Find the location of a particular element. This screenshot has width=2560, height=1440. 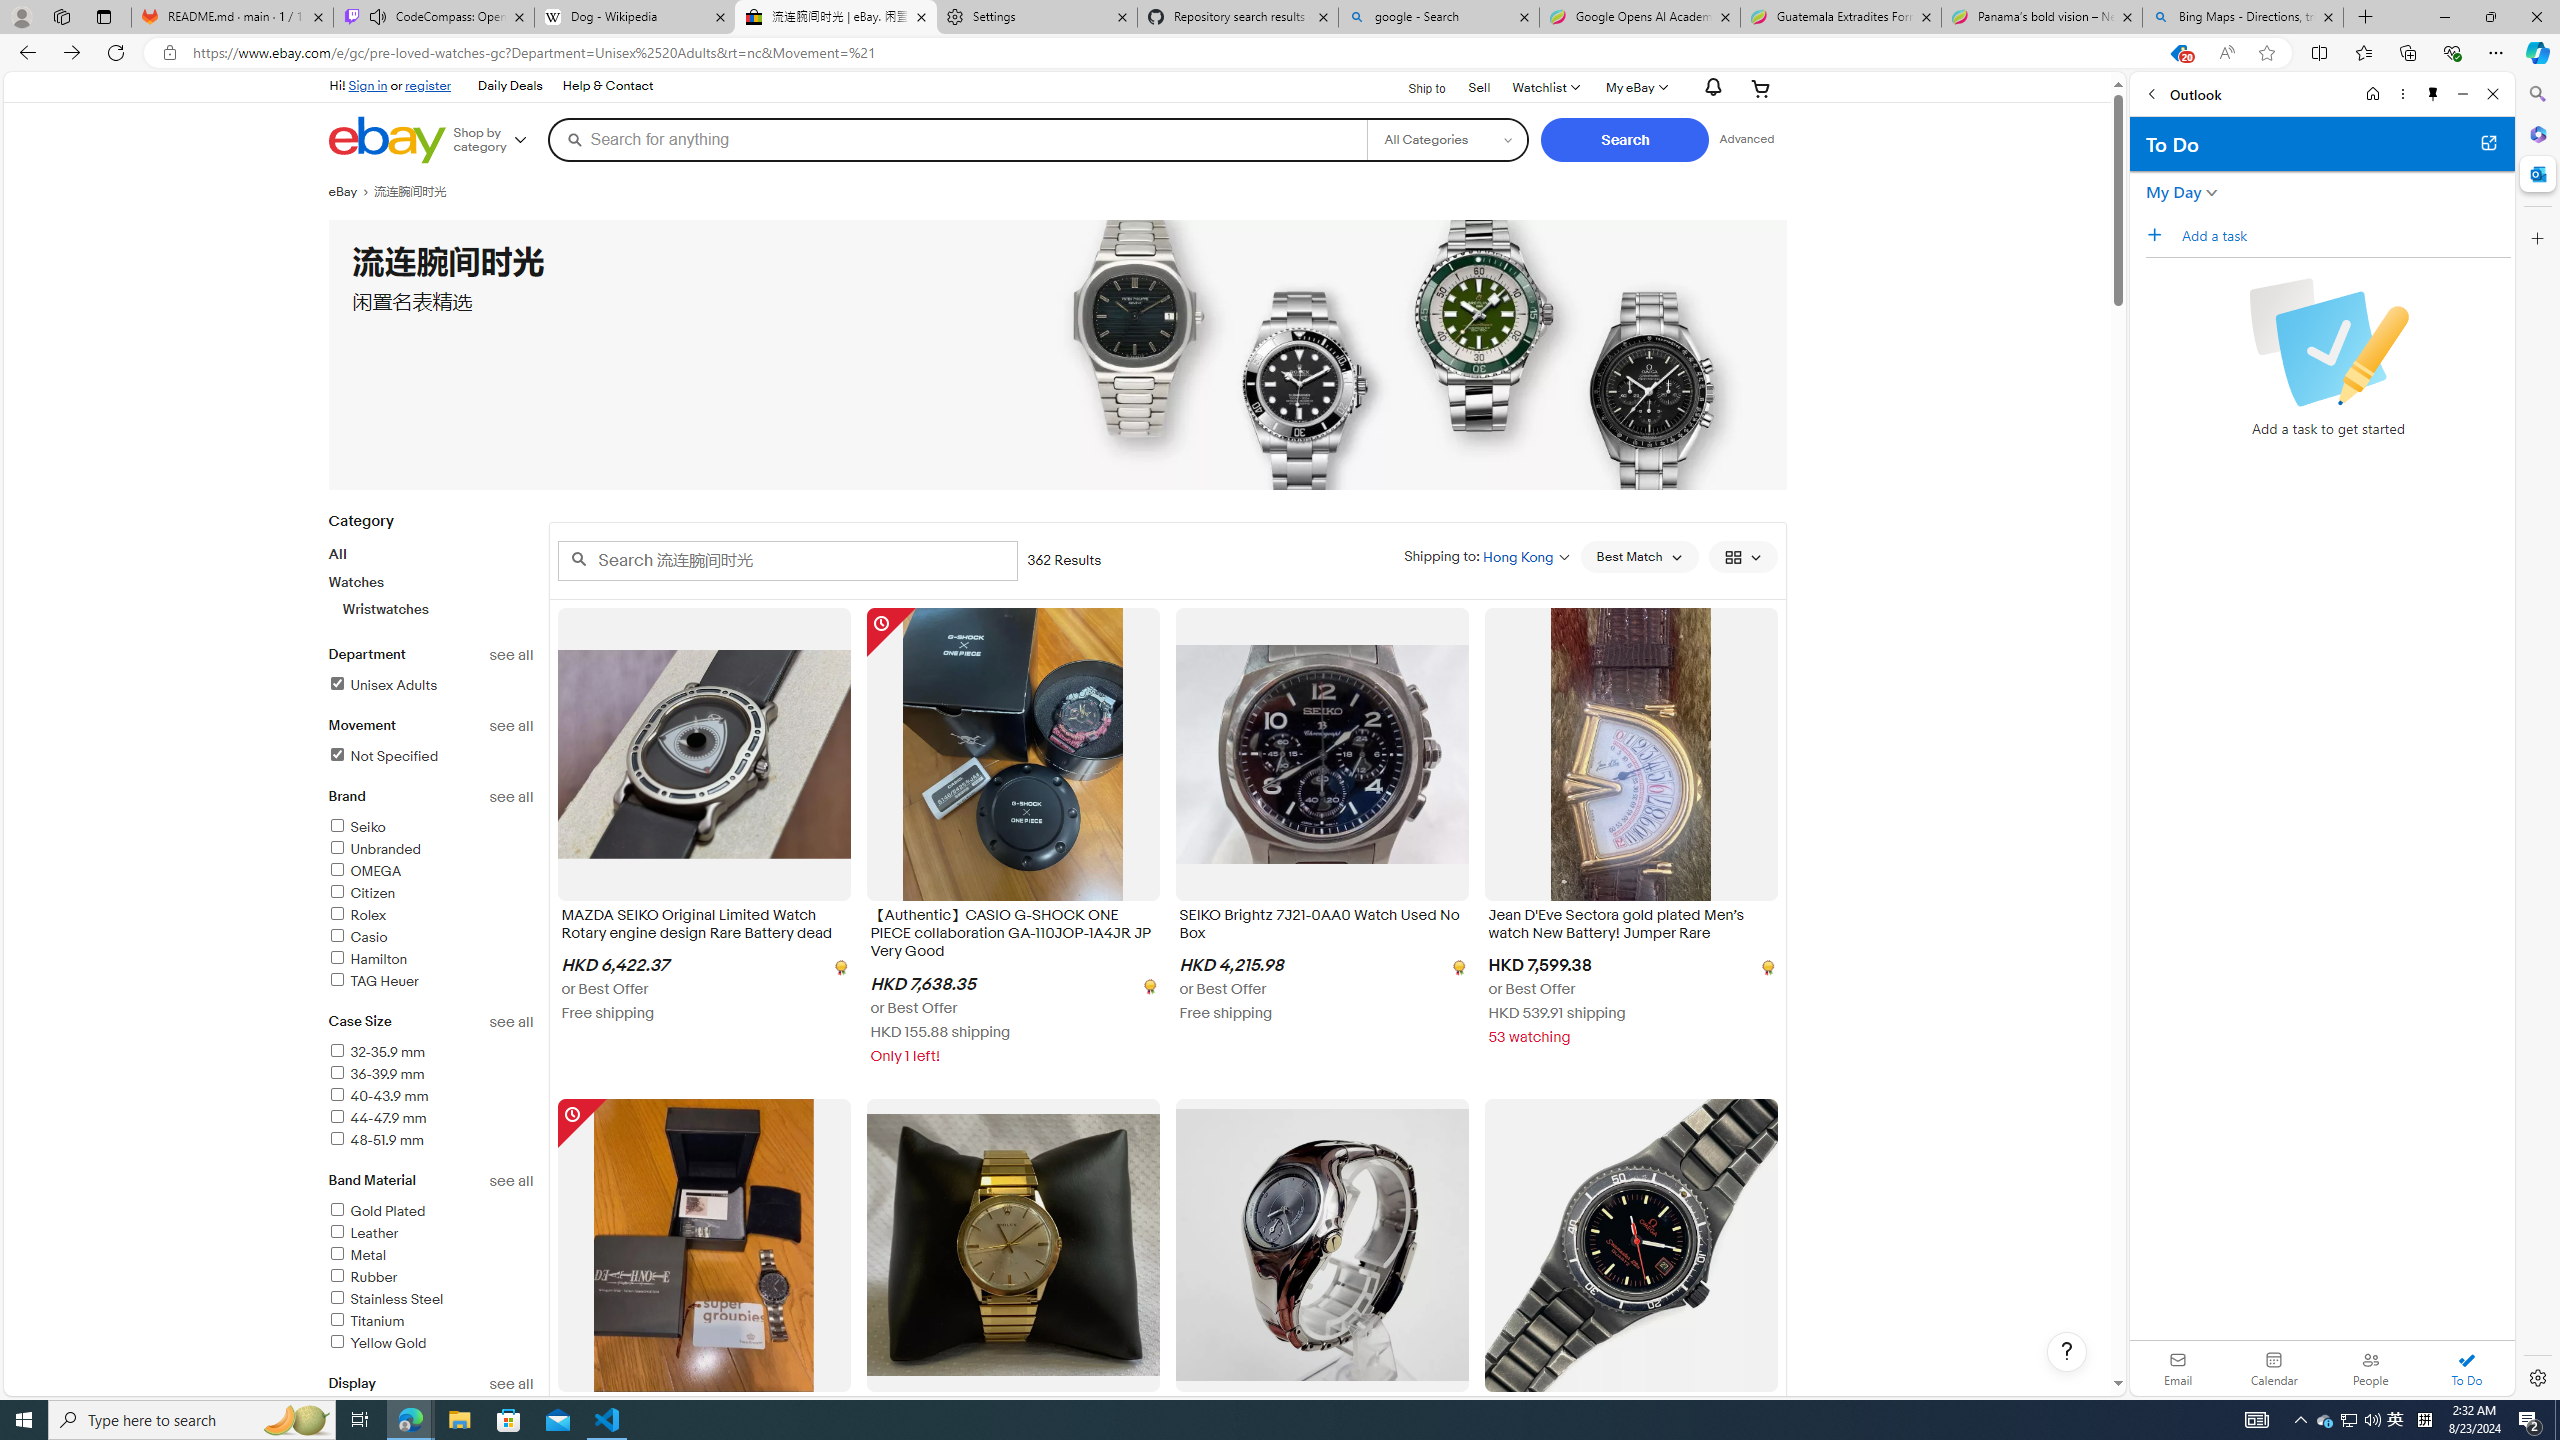

'WatchlistExpand Watch List' is located at coordinates (1544, 87).